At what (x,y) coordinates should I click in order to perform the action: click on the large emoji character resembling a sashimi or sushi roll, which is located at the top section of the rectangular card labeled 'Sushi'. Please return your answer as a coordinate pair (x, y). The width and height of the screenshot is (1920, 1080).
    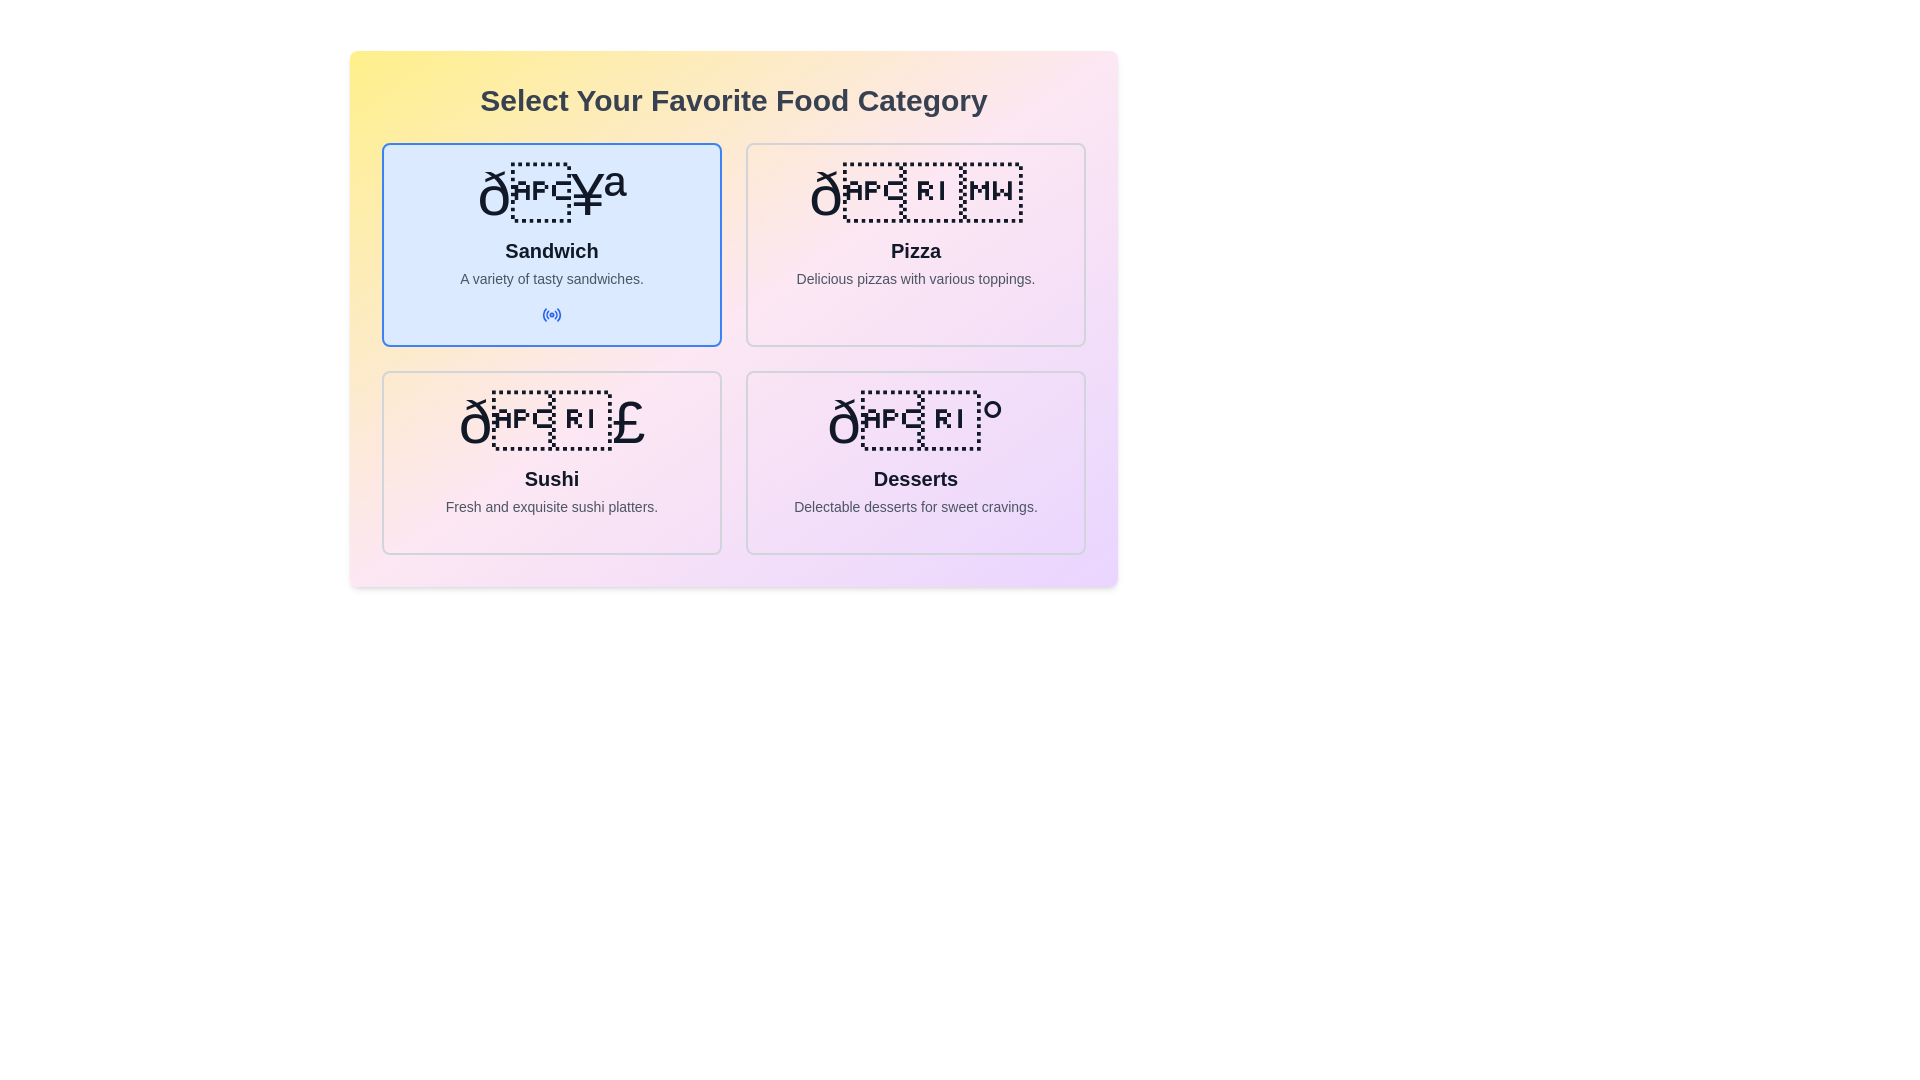
    Looking at the image, I should click on (552, 422).